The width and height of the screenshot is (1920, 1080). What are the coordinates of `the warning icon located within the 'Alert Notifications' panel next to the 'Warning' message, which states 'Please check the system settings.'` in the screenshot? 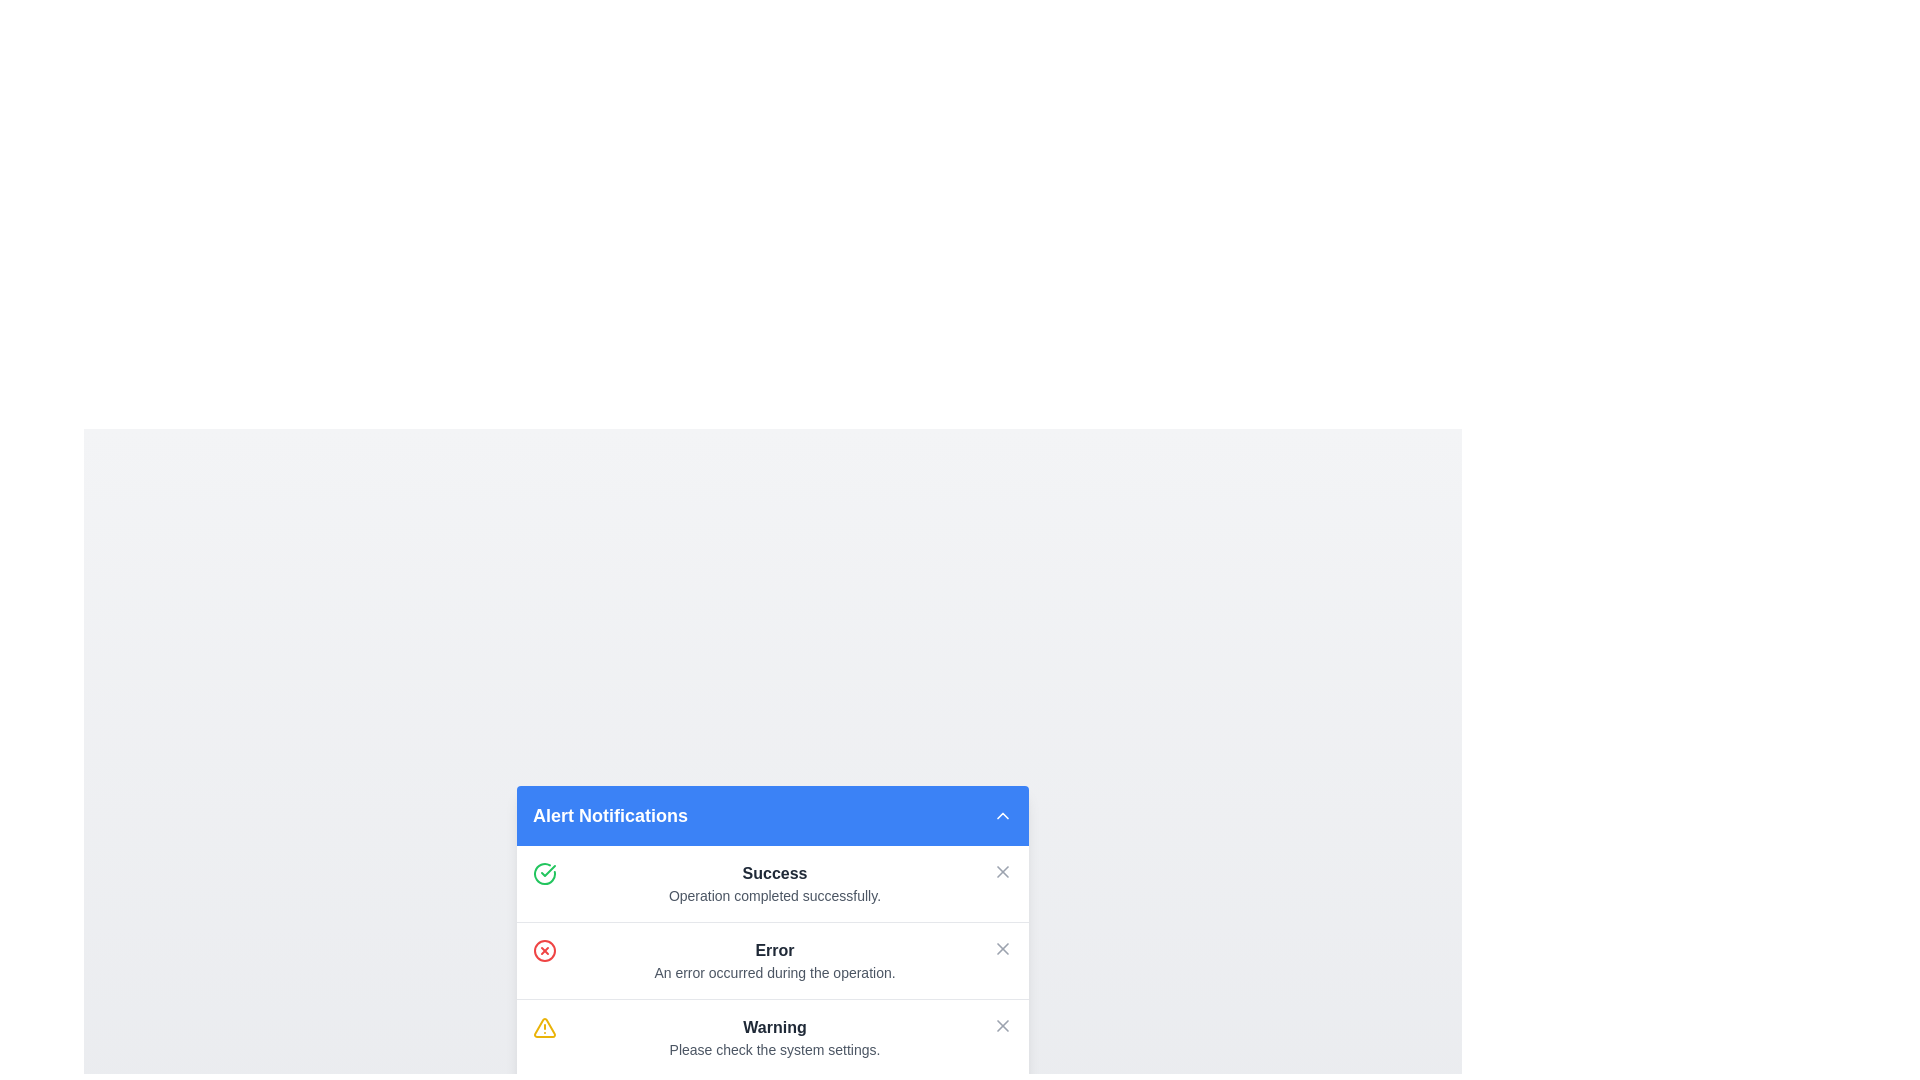 It's located at (544, 1027).